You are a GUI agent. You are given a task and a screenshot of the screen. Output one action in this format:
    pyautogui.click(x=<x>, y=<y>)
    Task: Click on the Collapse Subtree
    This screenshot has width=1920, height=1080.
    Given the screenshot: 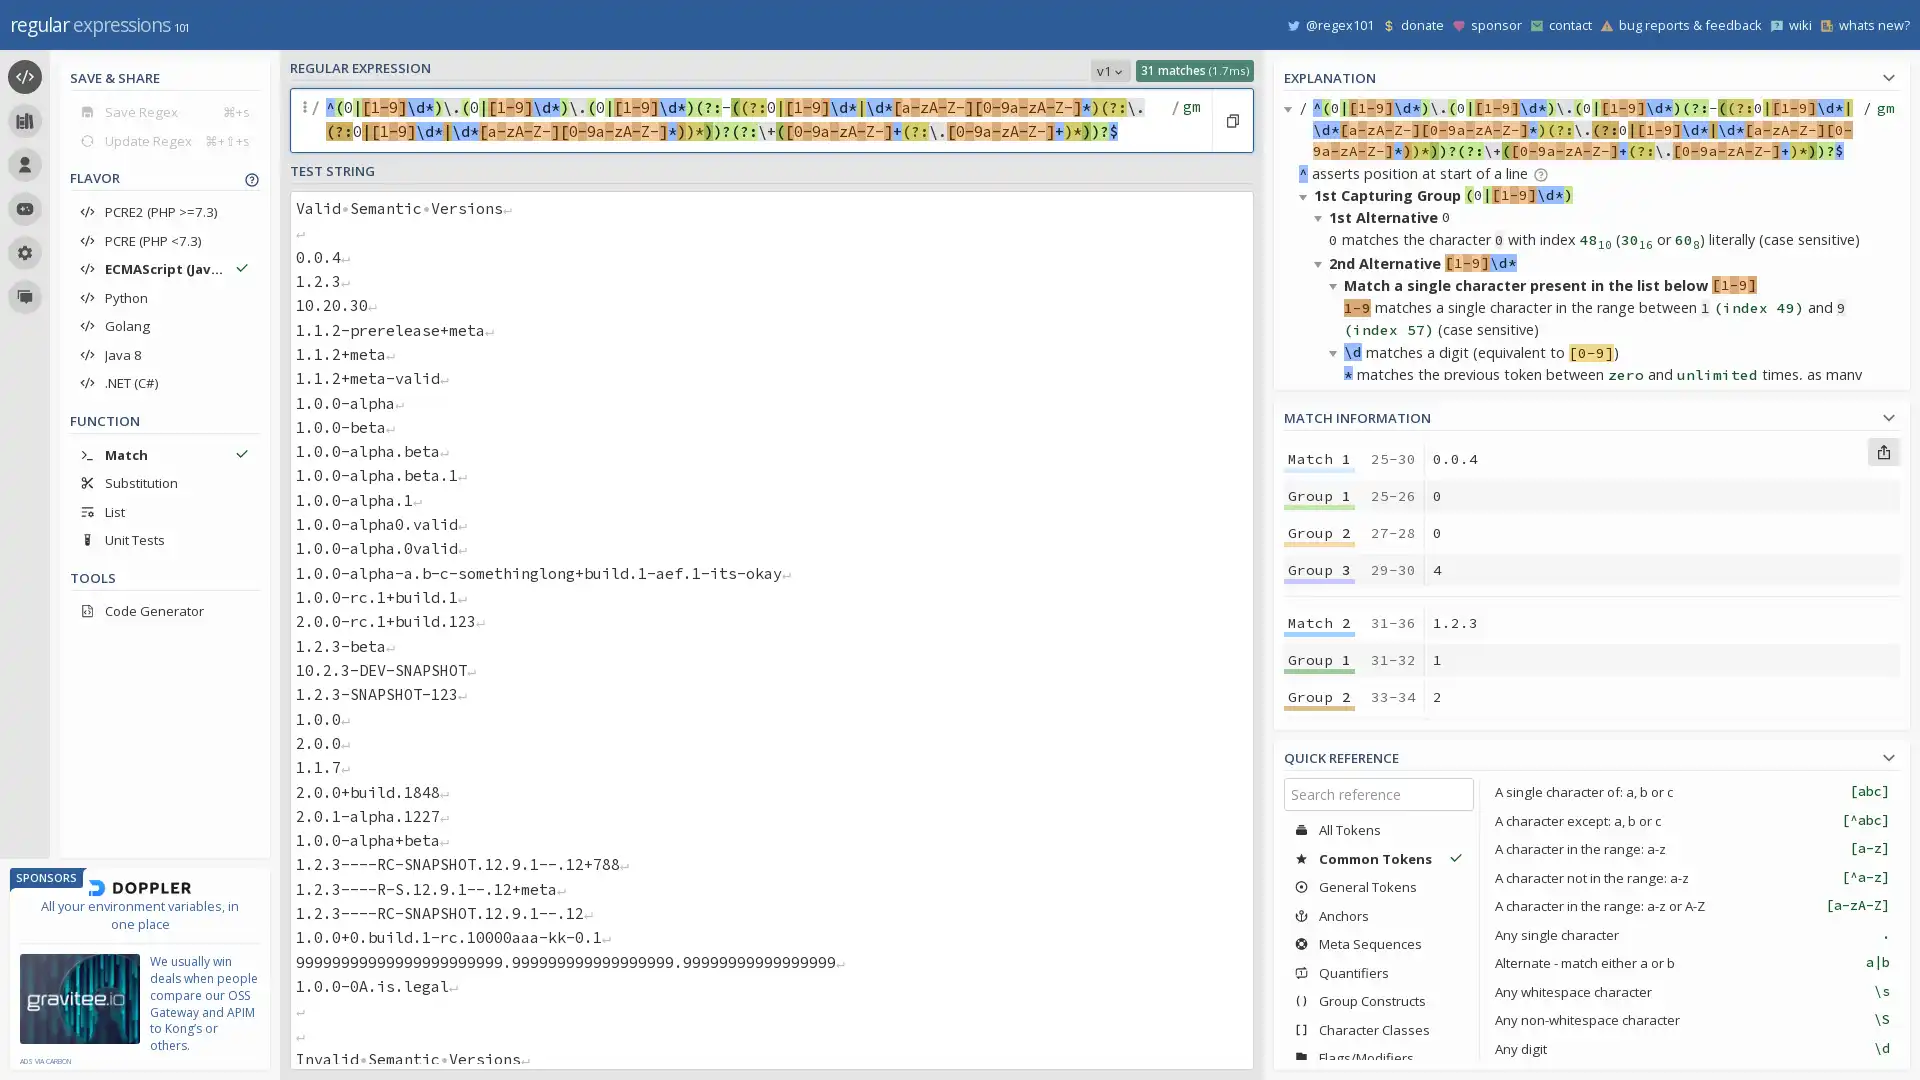 What is the action you would take?
    pyautogui.click(x=1336, y=782)
    